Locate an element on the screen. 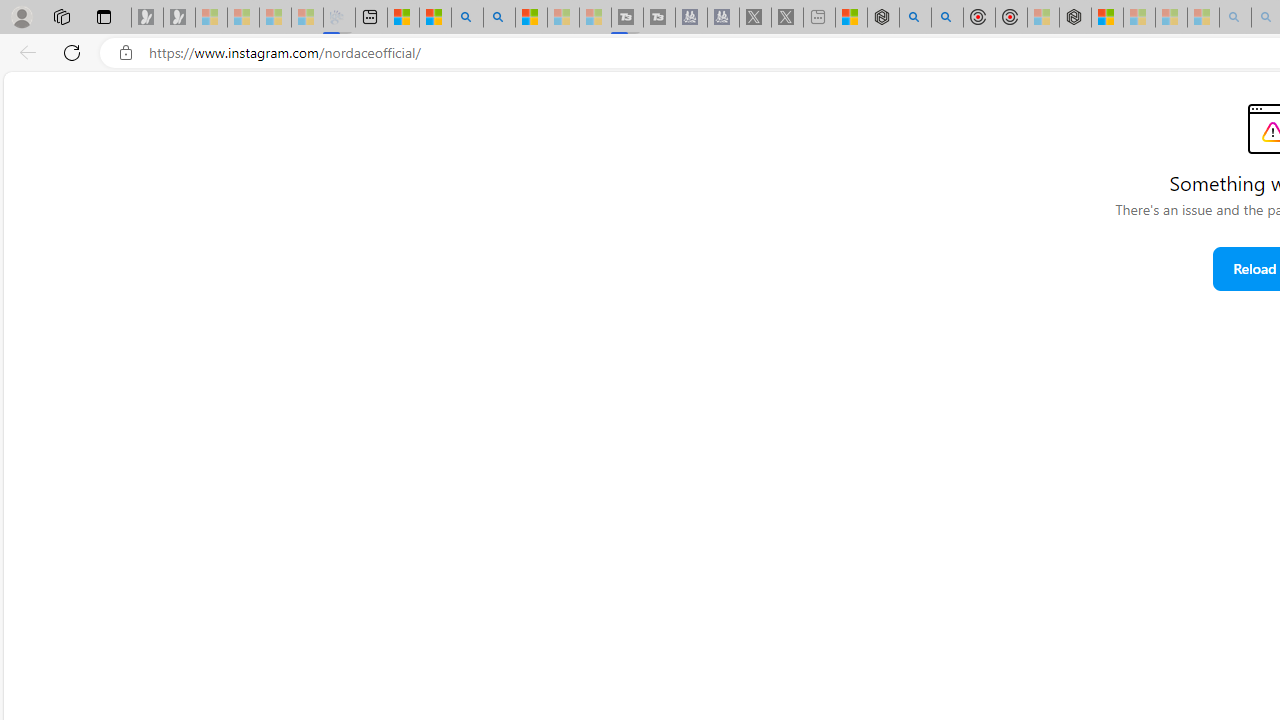 This screenshot has width=1280, height=720. 'Microsoft Start - Sleeping' is located at coordinates (562, 17).